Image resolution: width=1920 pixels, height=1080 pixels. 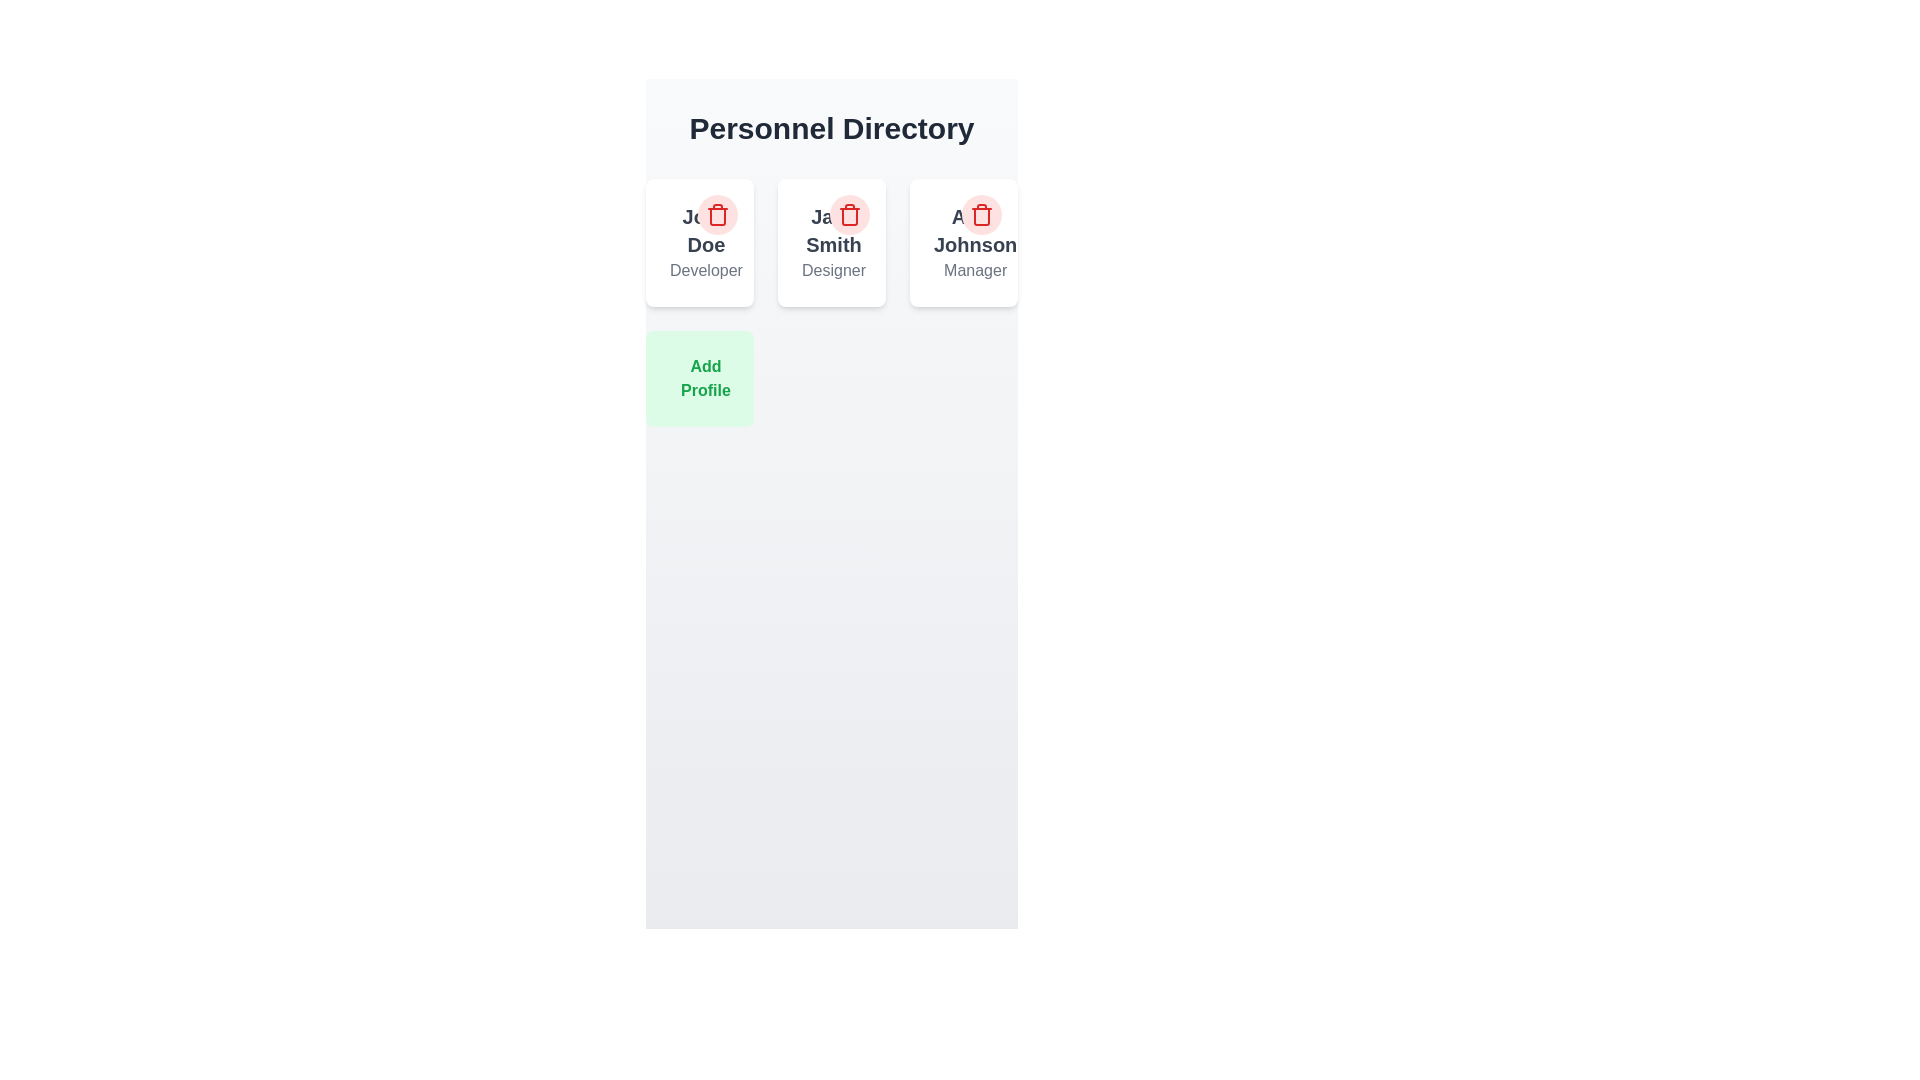 I want to click on the static text label displaying the name of an individual in the personnel directory, located in the second card from the left, below the icon and above the subtitle 'Designer', so click(x=834, y=230).